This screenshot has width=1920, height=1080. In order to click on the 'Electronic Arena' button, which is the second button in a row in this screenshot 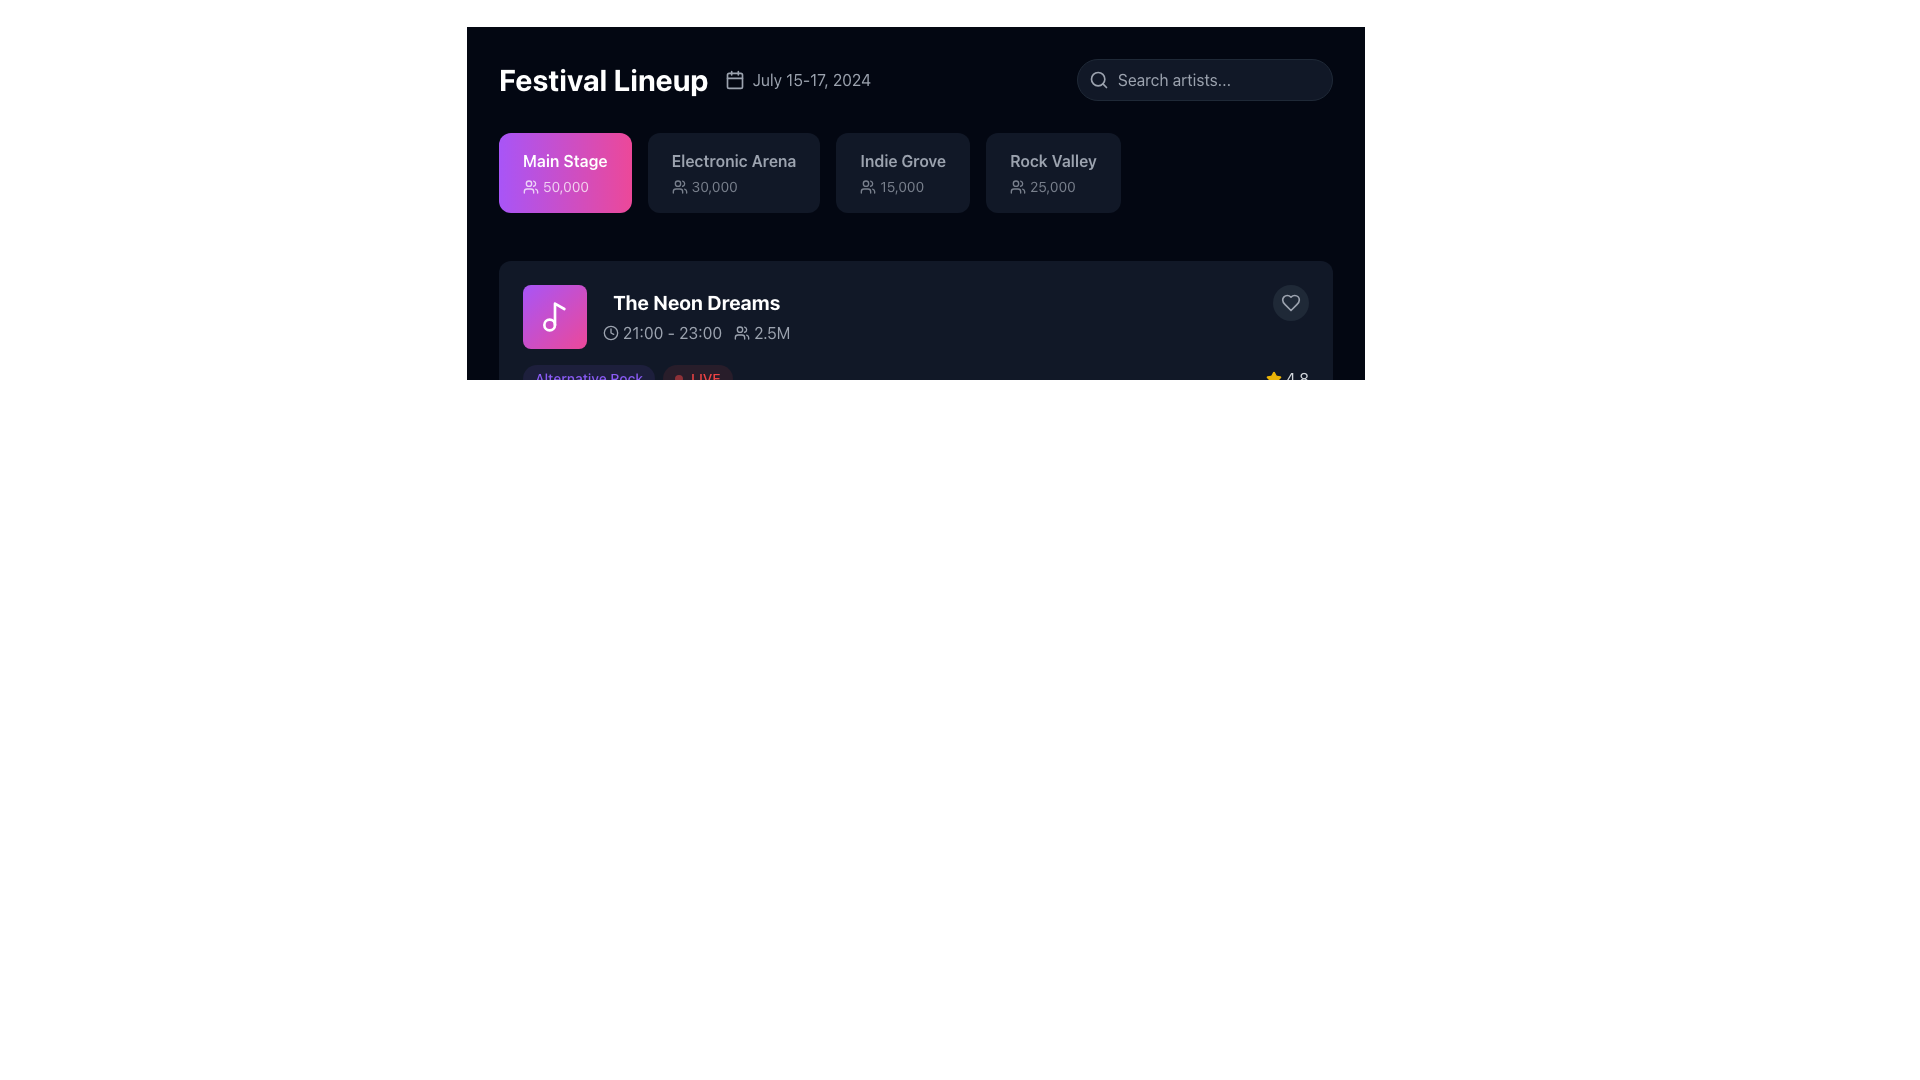, I will do `click(733, 172)`.